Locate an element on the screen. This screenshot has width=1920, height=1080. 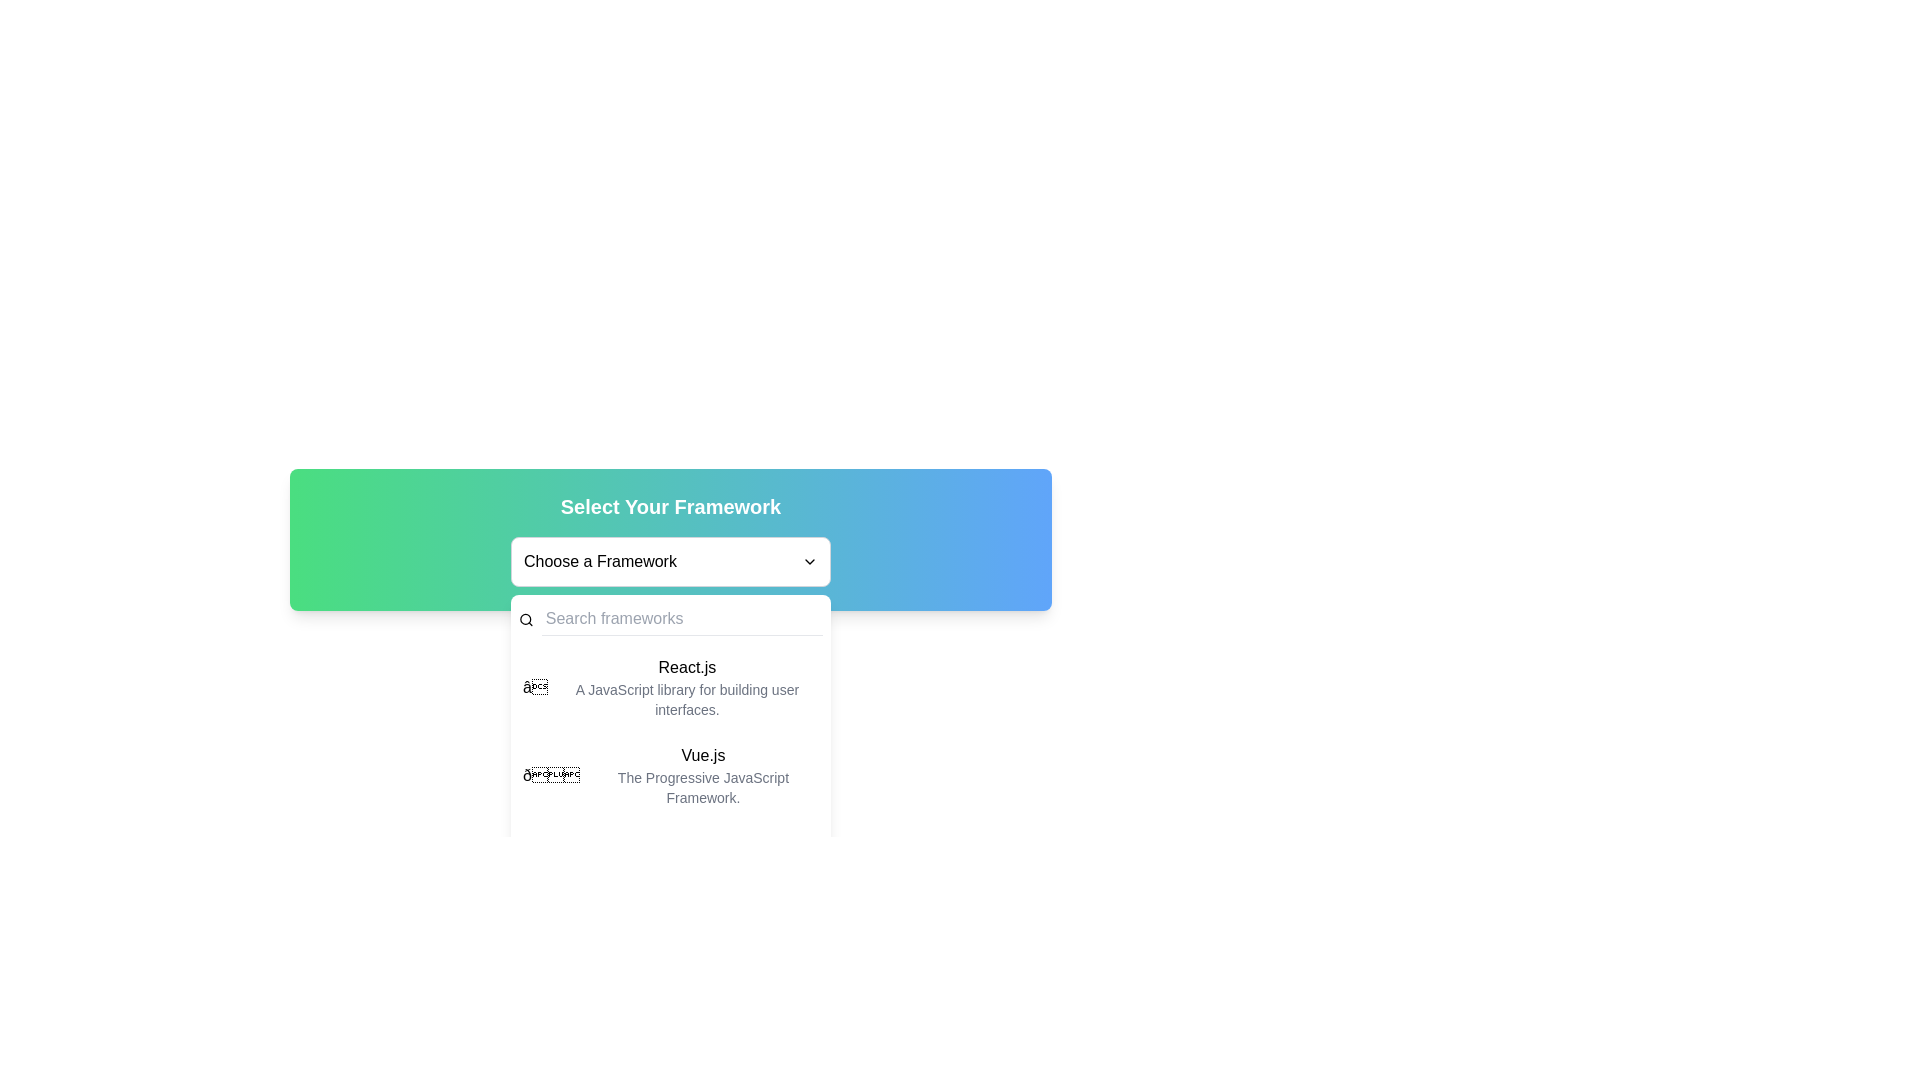
the decorative icon that signifies the search functionality, located to the immediate left of the 'Search frameworks' input field is located at coordinates (526, 618).